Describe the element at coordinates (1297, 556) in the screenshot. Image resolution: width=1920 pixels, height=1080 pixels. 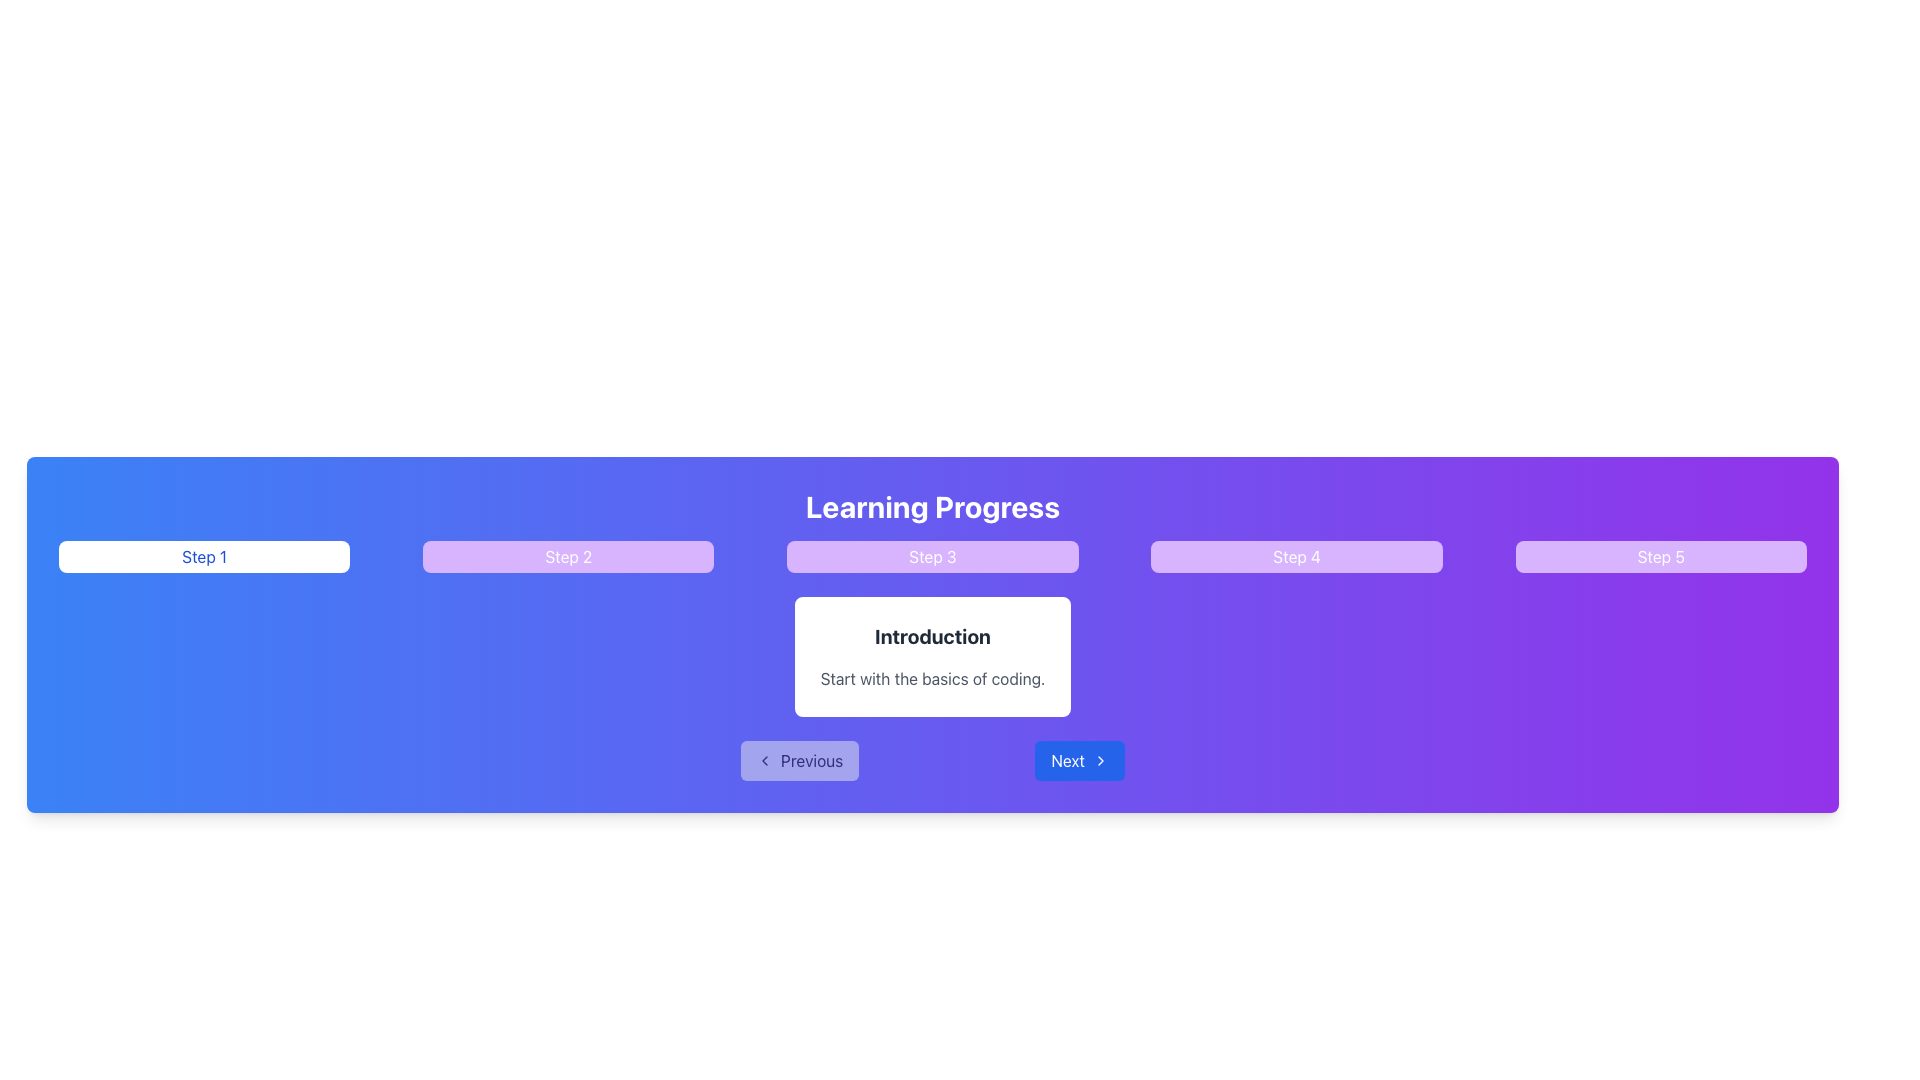
I see `the 'Step 4' button, which is the fourth item in a series of five buttons arranged horizontally` at that location.